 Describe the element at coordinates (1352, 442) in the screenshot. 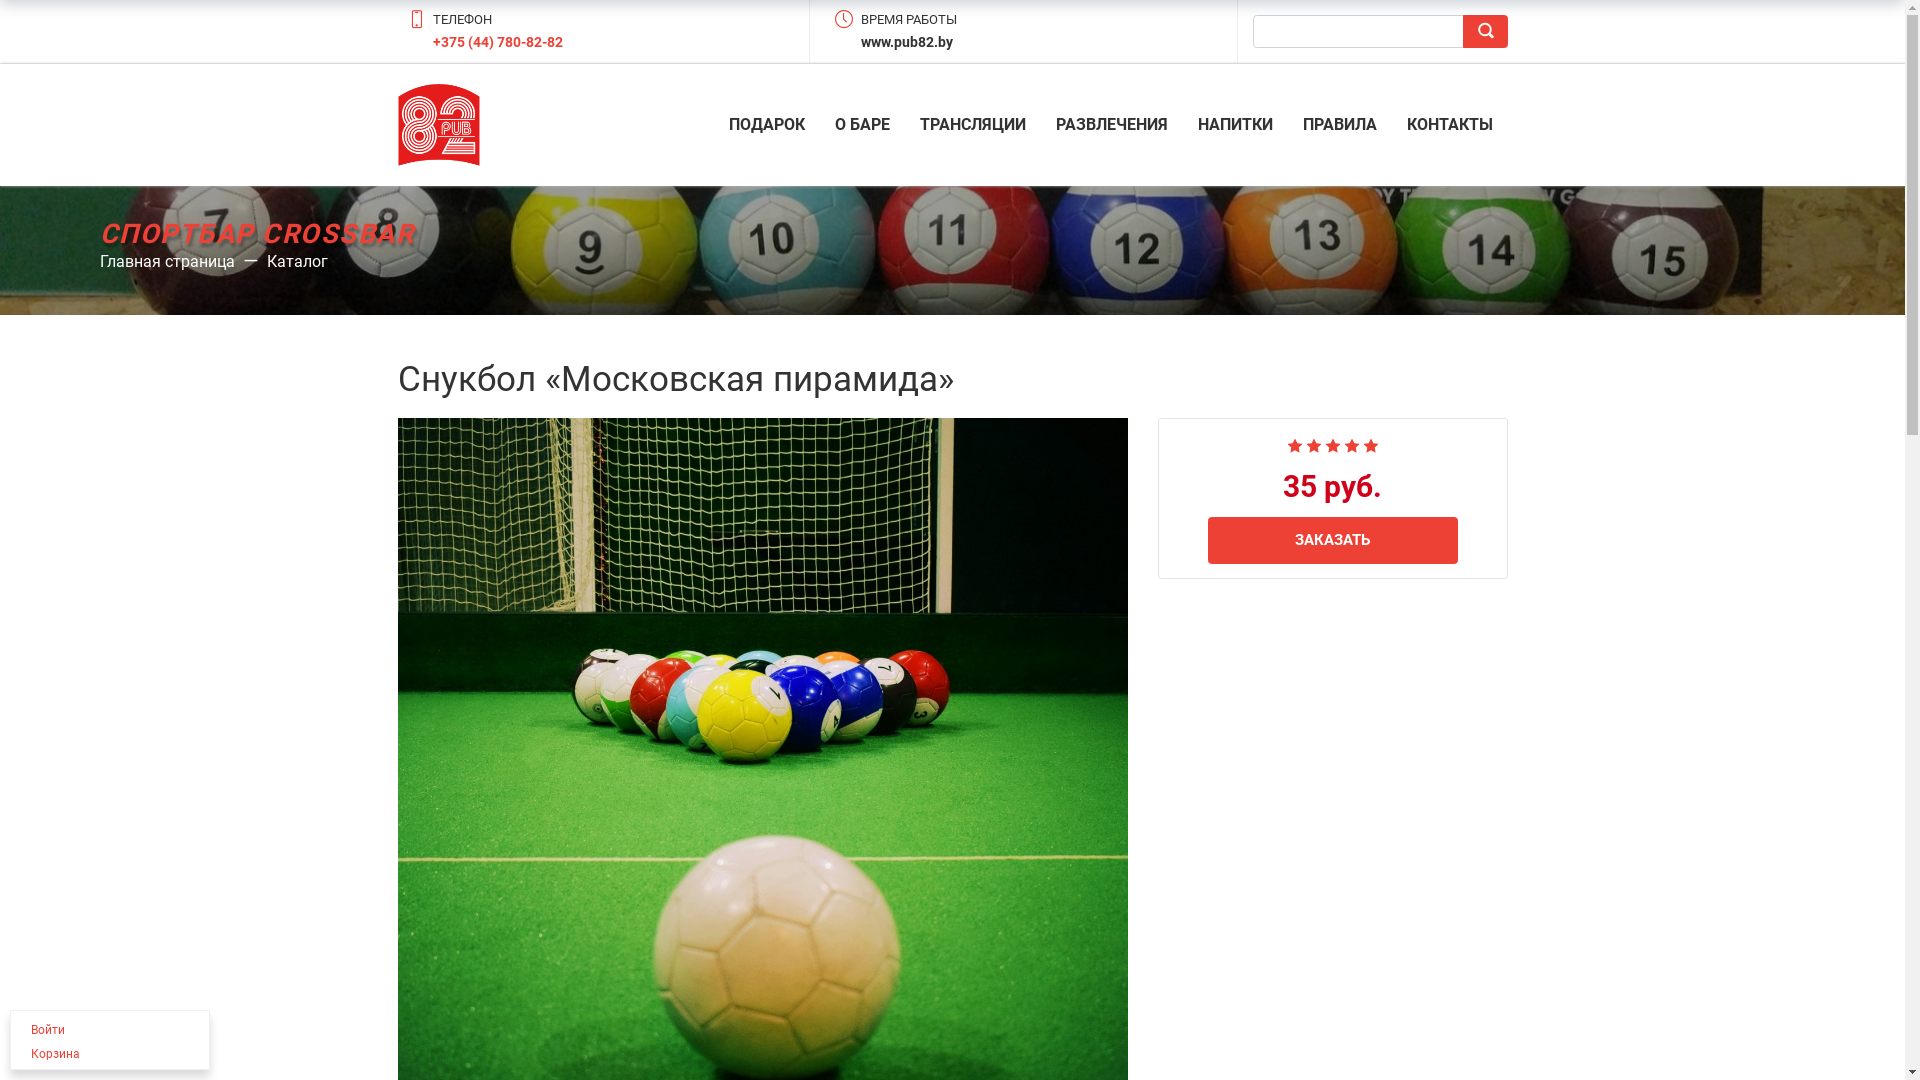

I see `'4'` at that location.